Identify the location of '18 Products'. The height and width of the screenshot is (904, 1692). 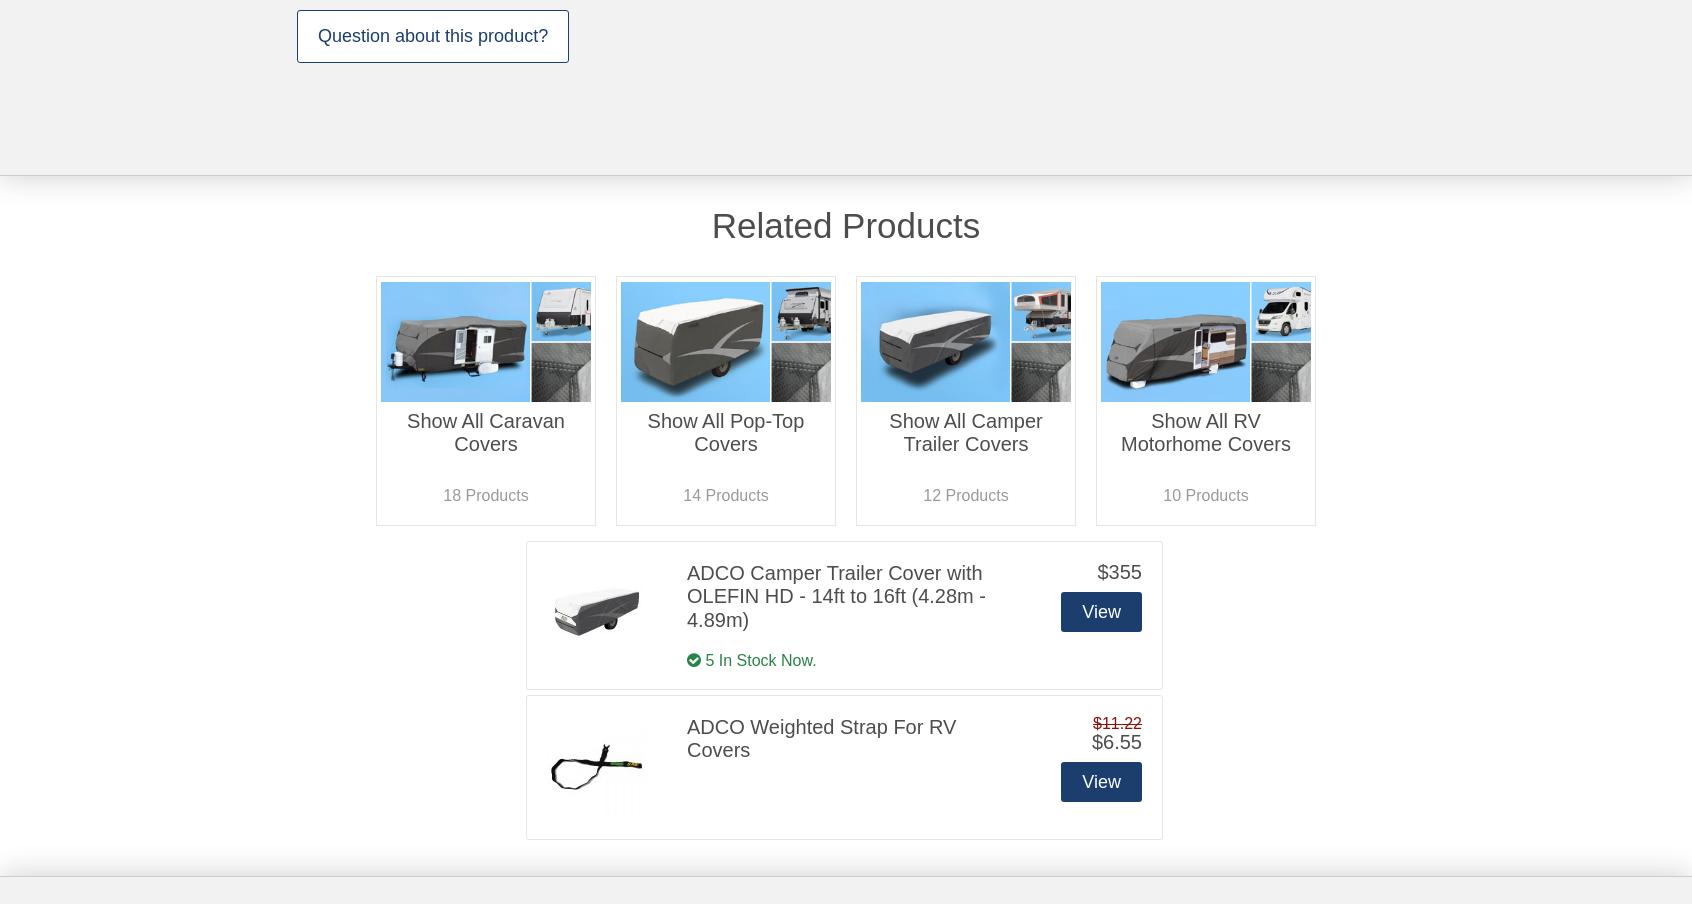
(484, 493).